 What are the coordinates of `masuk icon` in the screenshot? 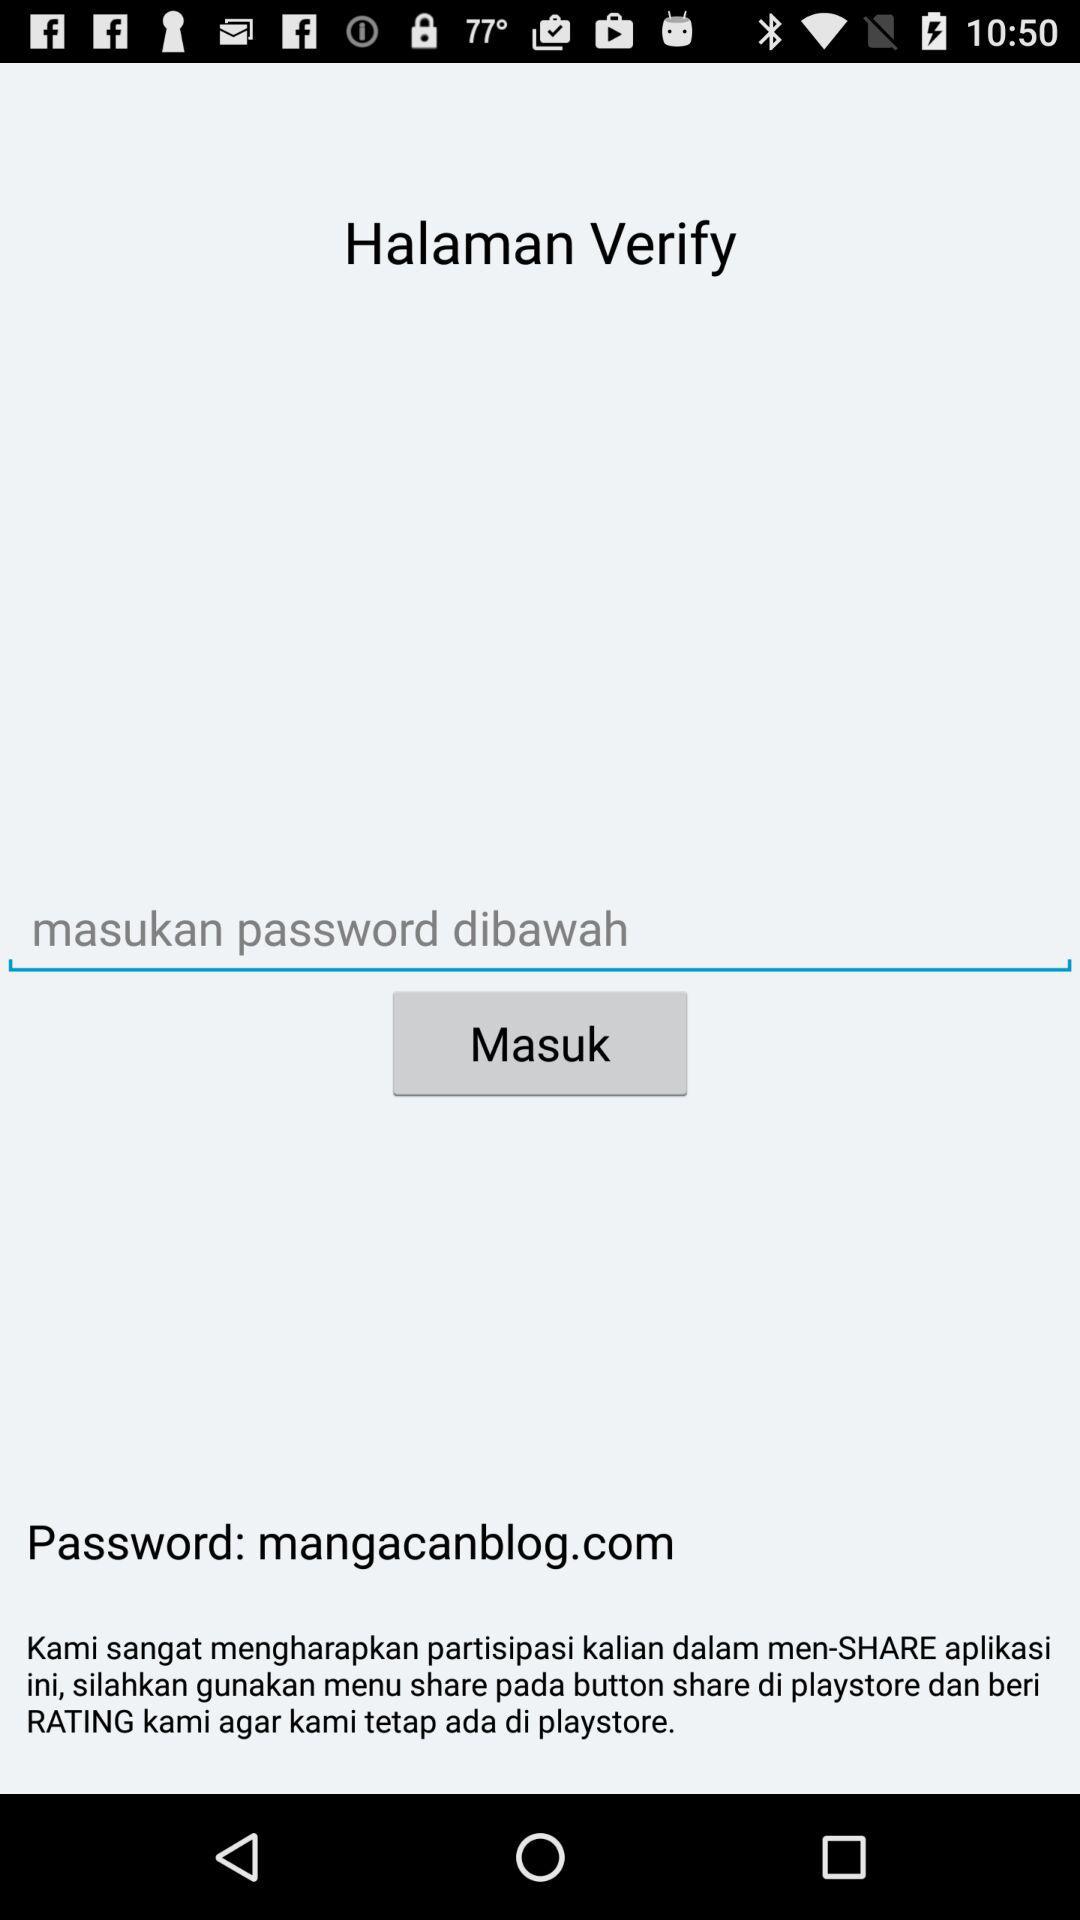 It's located at (540, 1042).